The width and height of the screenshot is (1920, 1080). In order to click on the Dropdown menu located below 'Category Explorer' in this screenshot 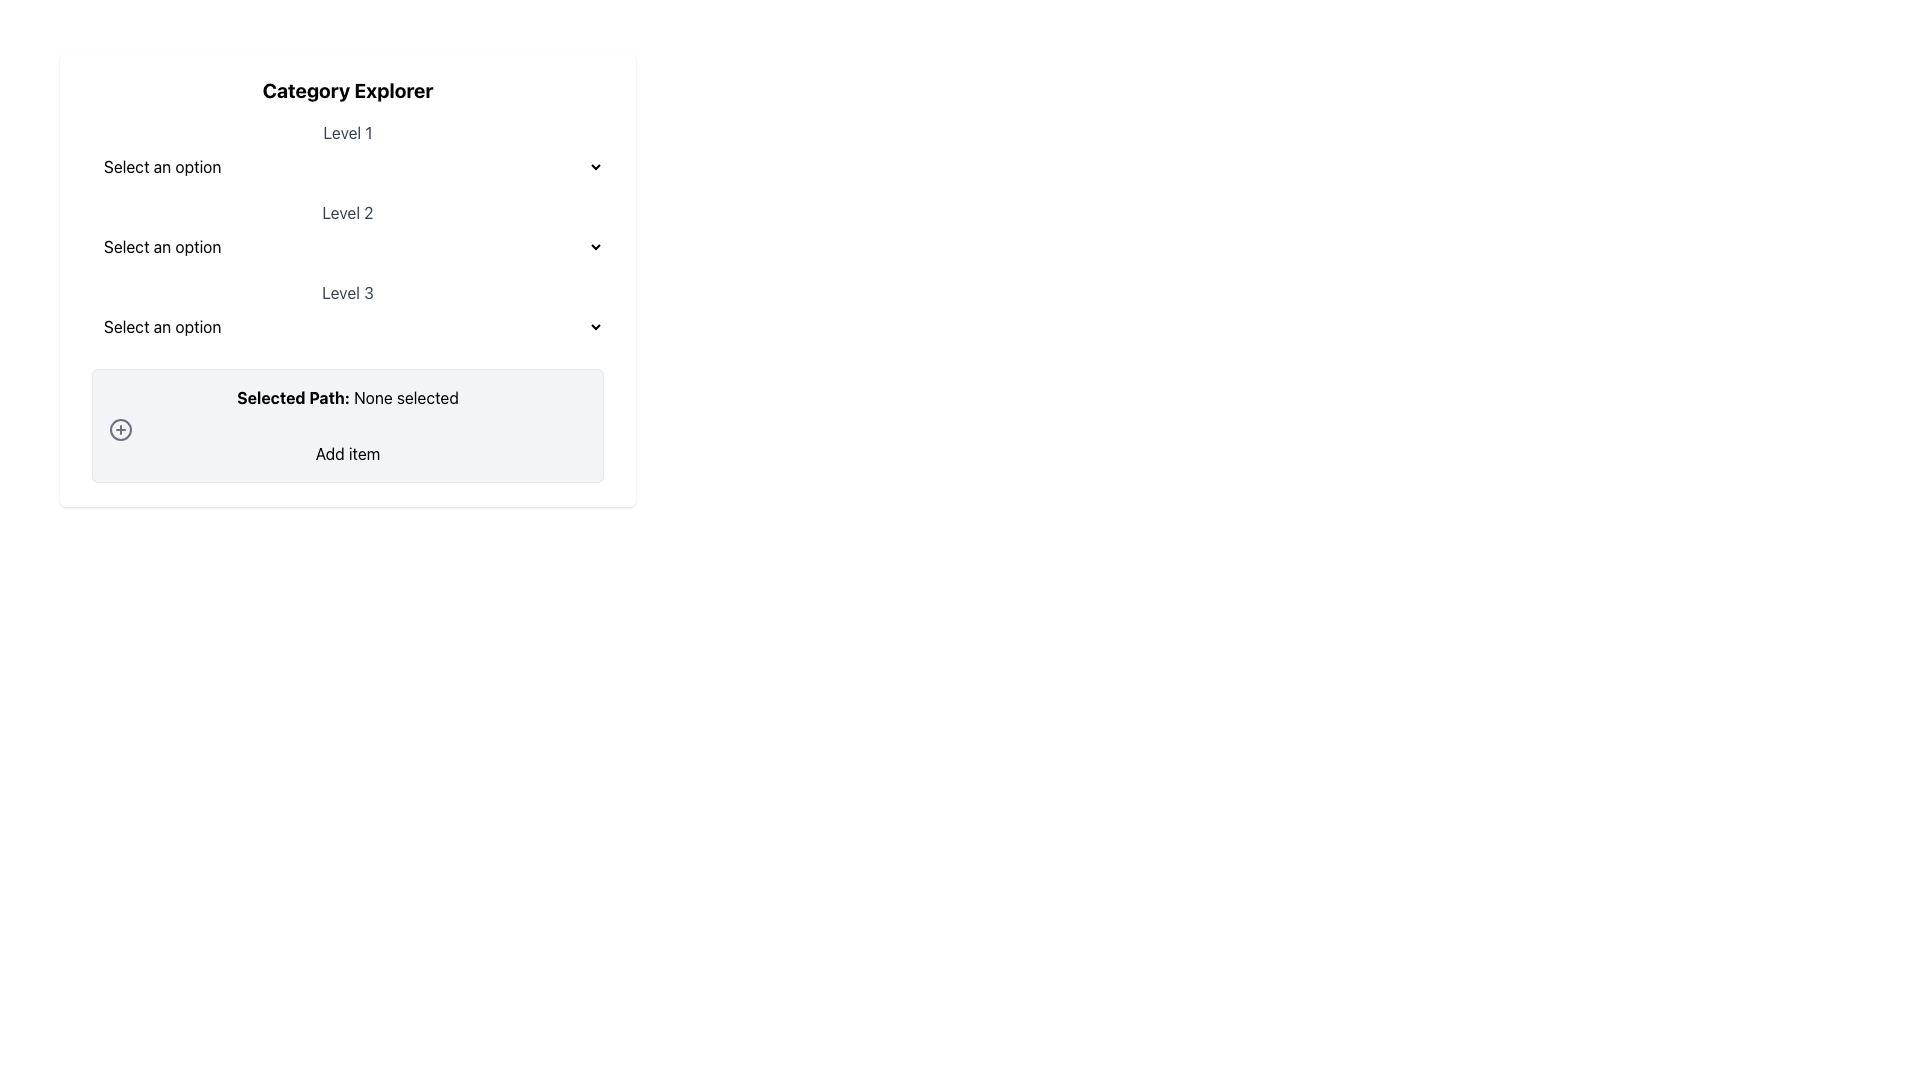, I will do `click(347, 152)`.